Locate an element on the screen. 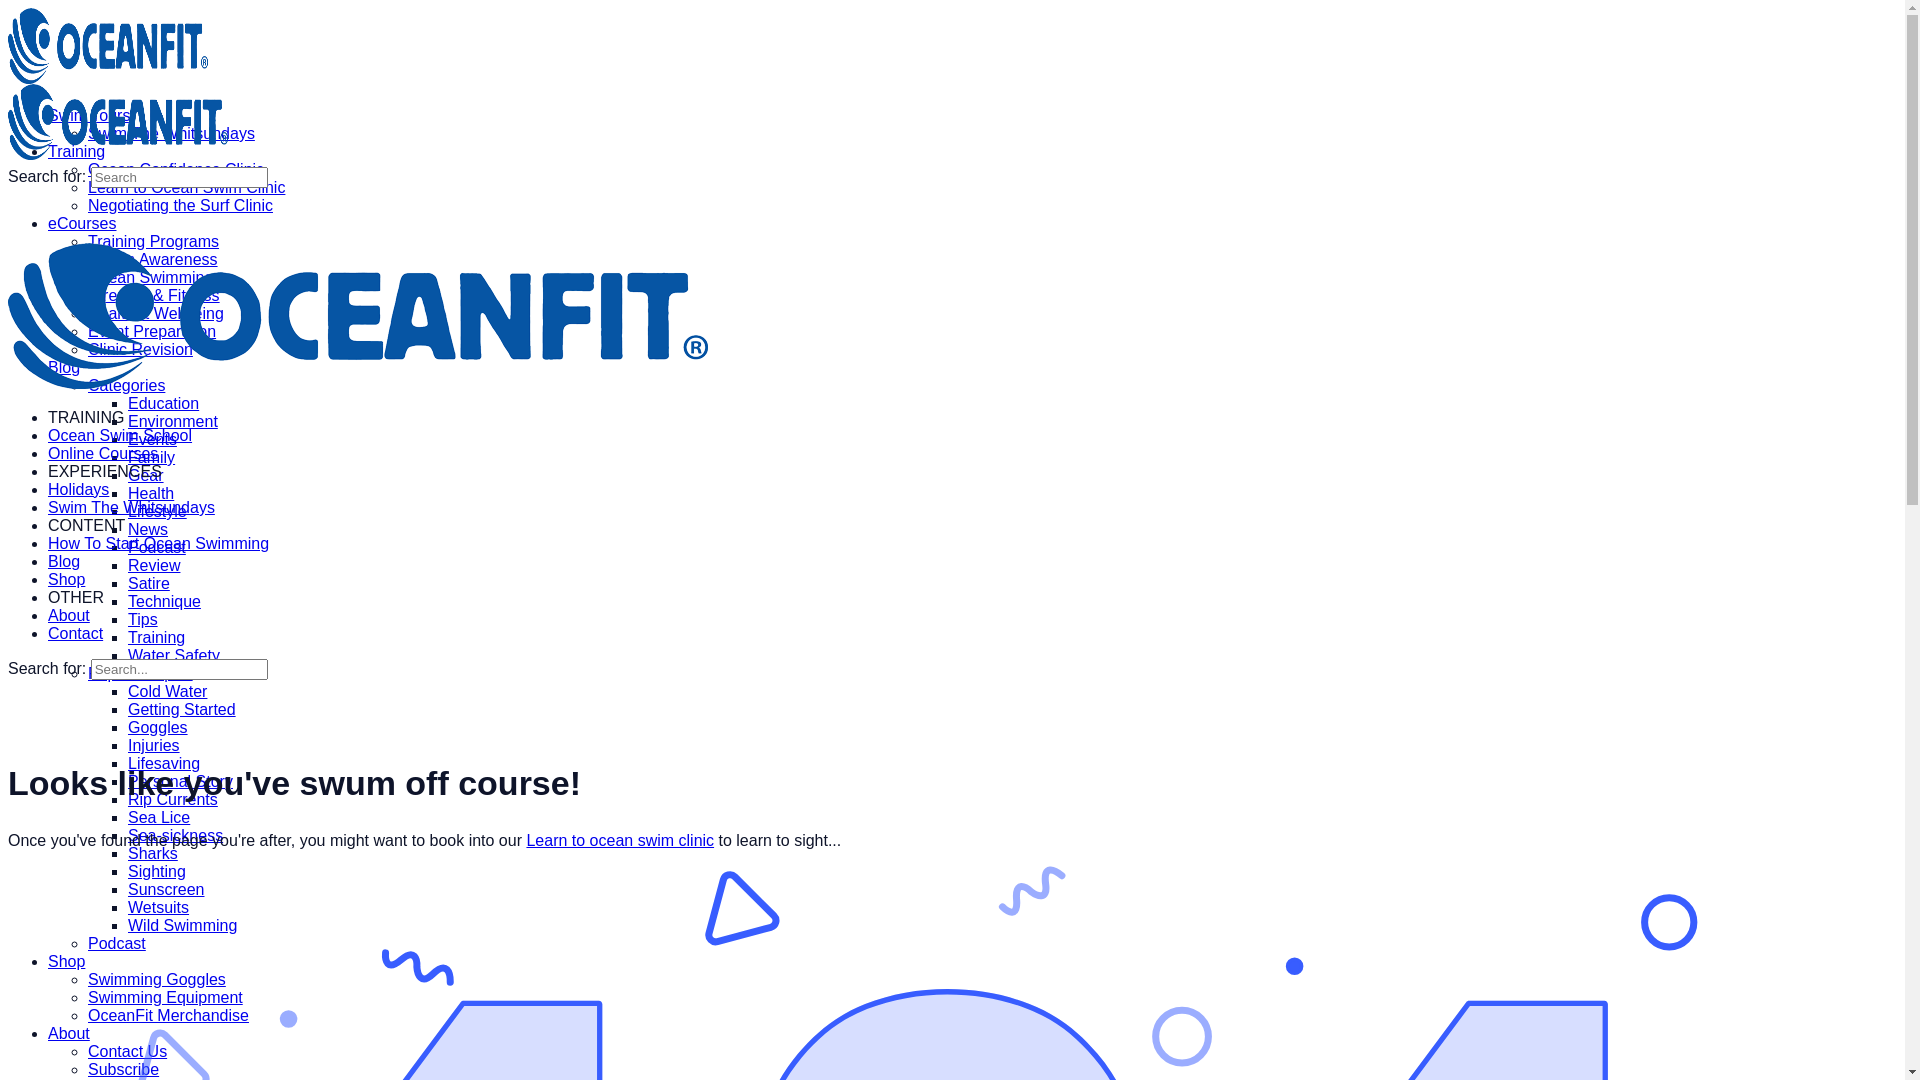  'Rip Currents' is located at coordinates (172, 798).